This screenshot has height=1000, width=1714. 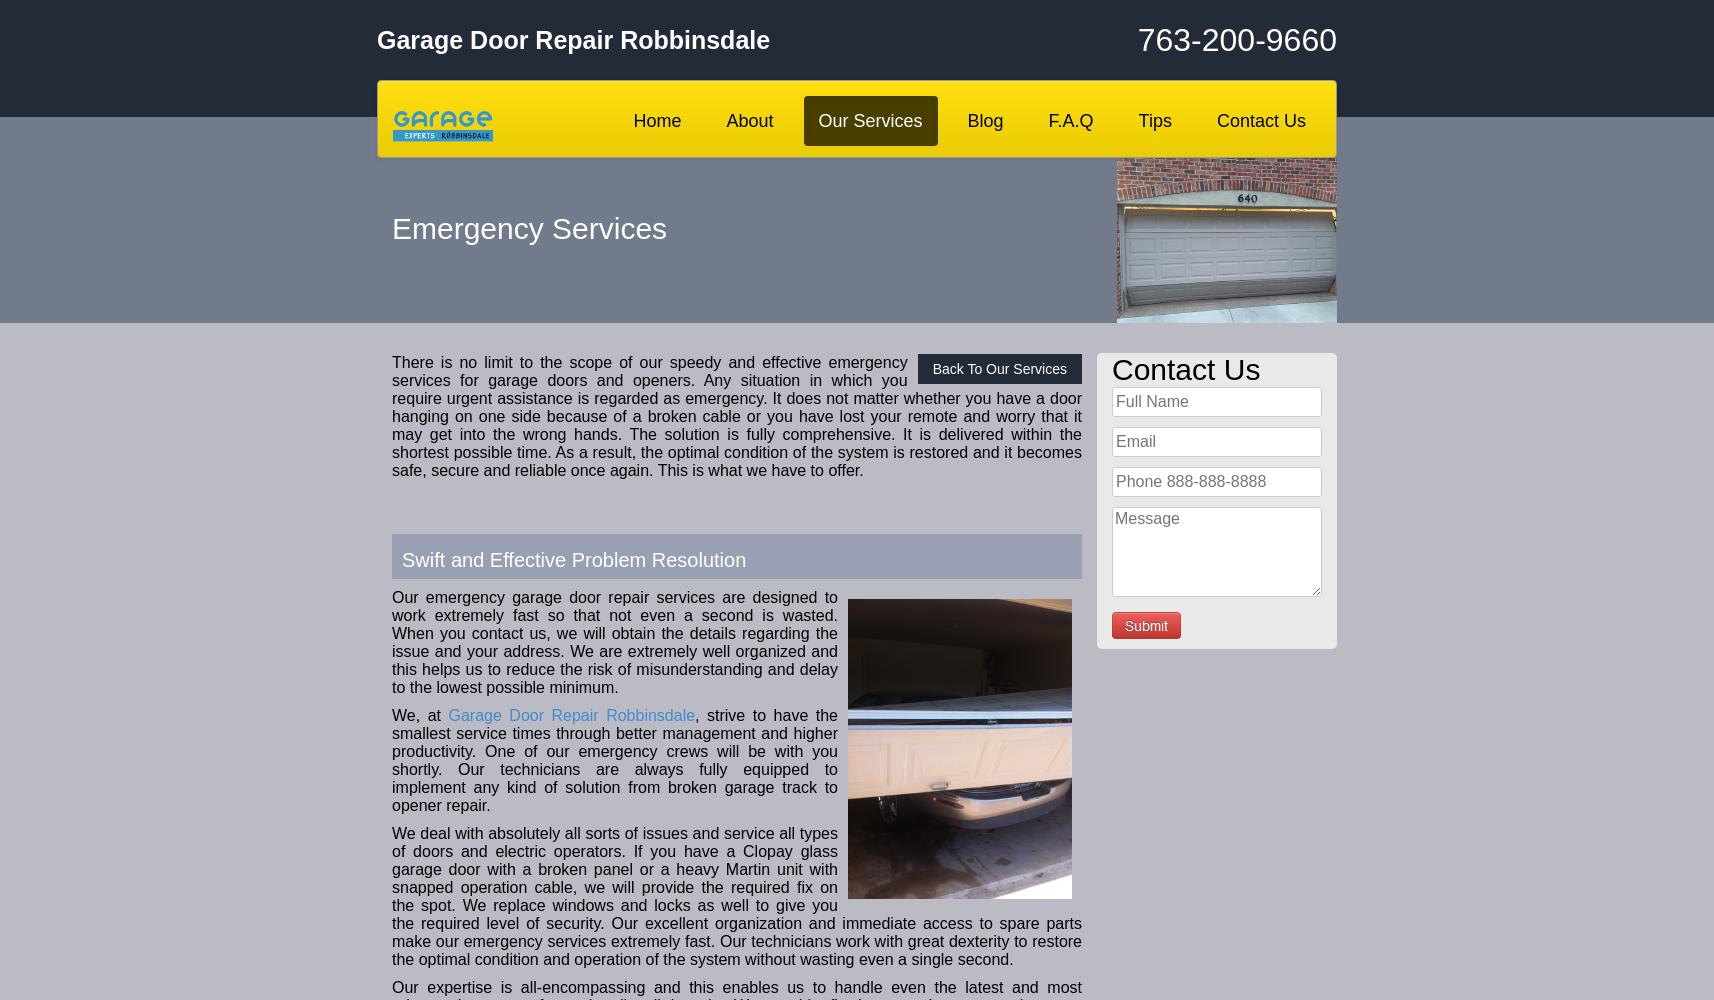 What do you see at coordinates (418, 714) in the screenshot?
I see `'We, at'` at bounding box center [418, 714].